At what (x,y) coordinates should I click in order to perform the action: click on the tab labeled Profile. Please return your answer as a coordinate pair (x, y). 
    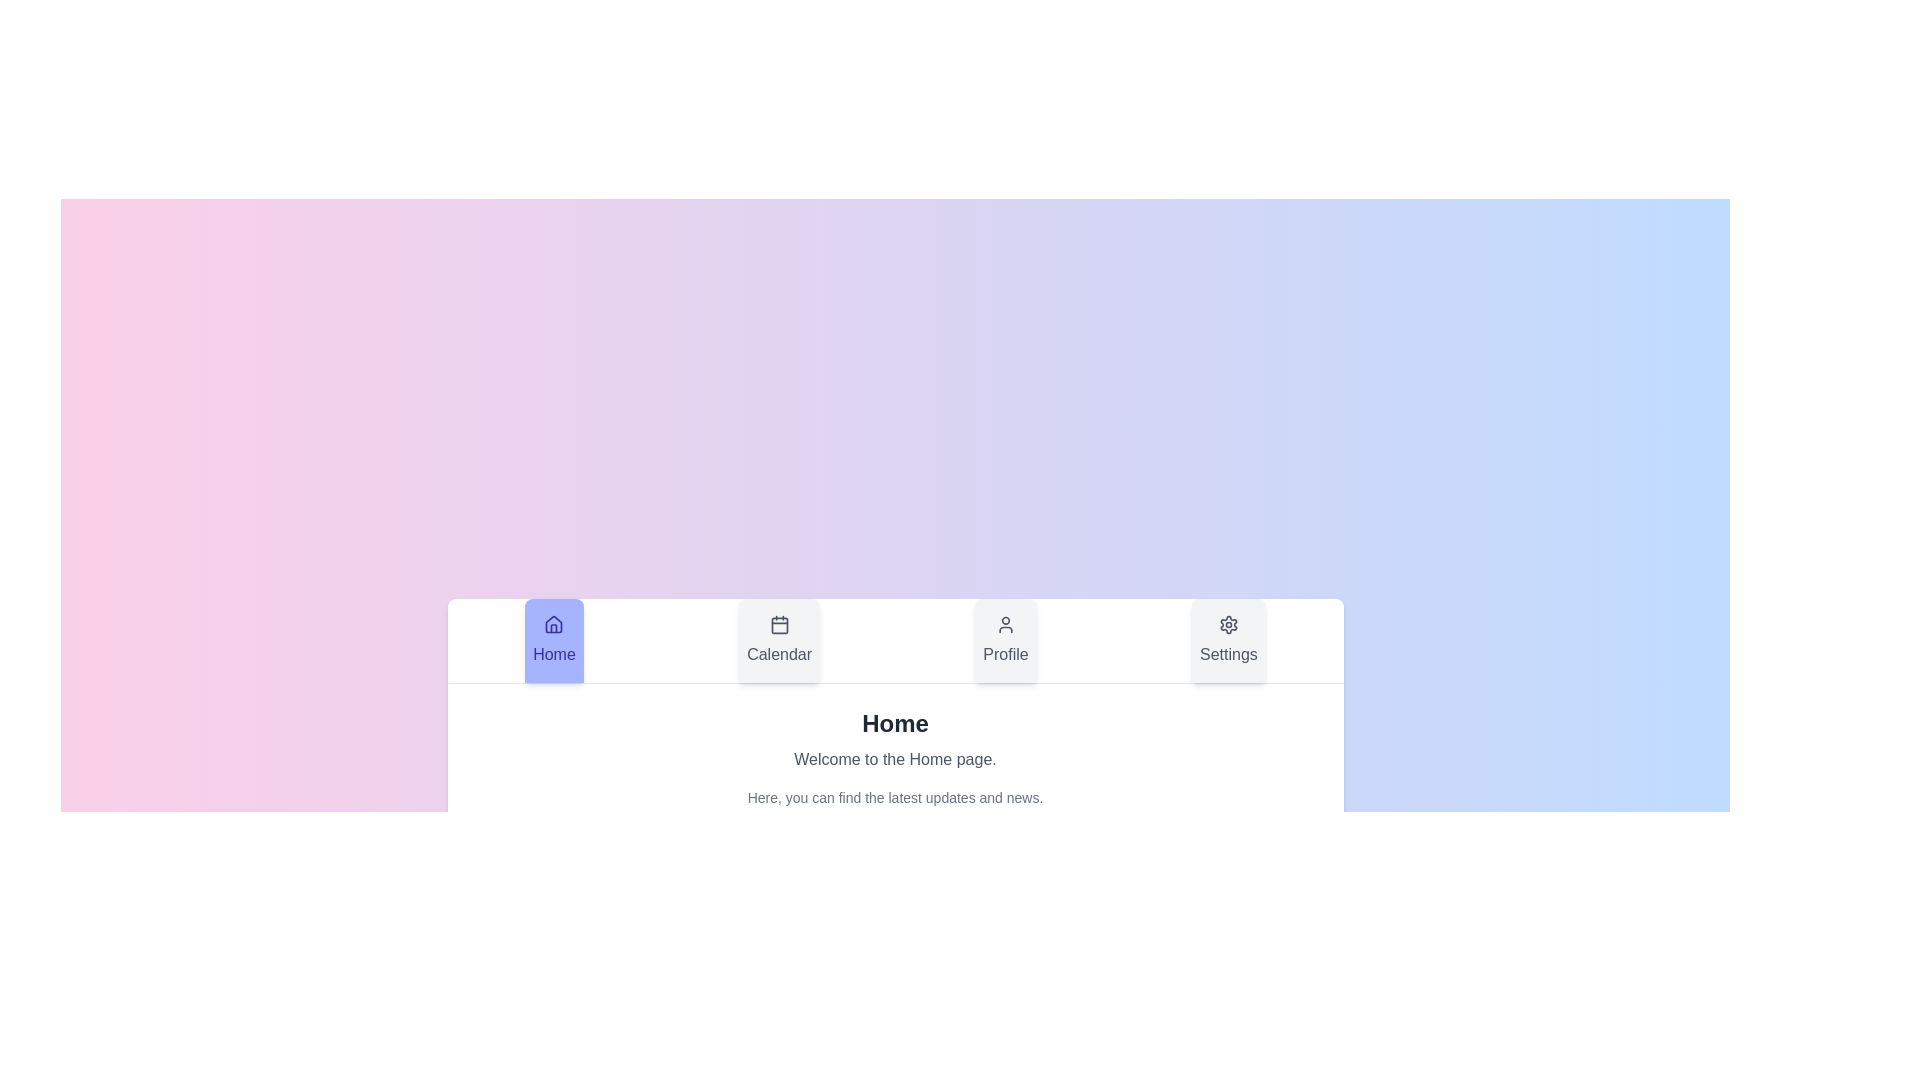
    Looking at the image, I should click on (1006, 640).